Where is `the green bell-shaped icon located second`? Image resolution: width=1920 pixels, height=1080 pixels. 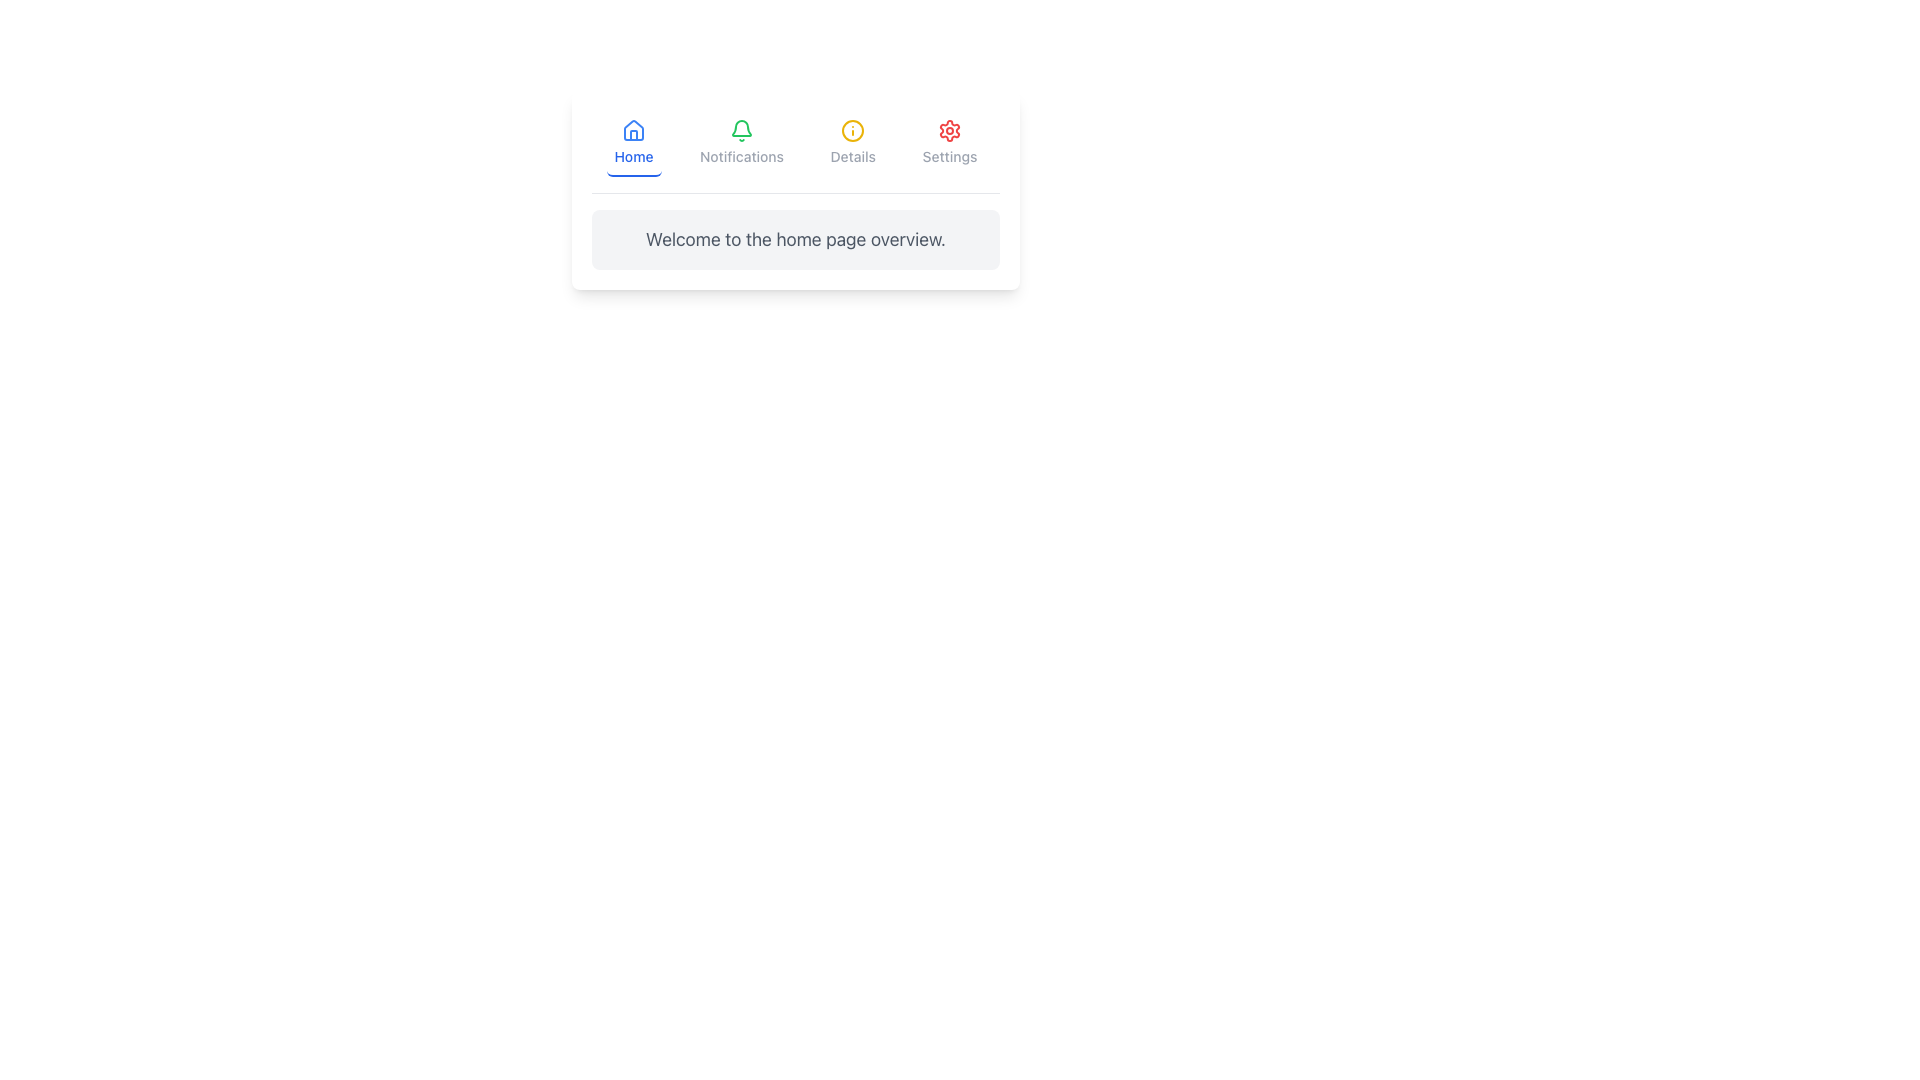 the green bell-shaped icon located second is located at coordinates (741, 127).